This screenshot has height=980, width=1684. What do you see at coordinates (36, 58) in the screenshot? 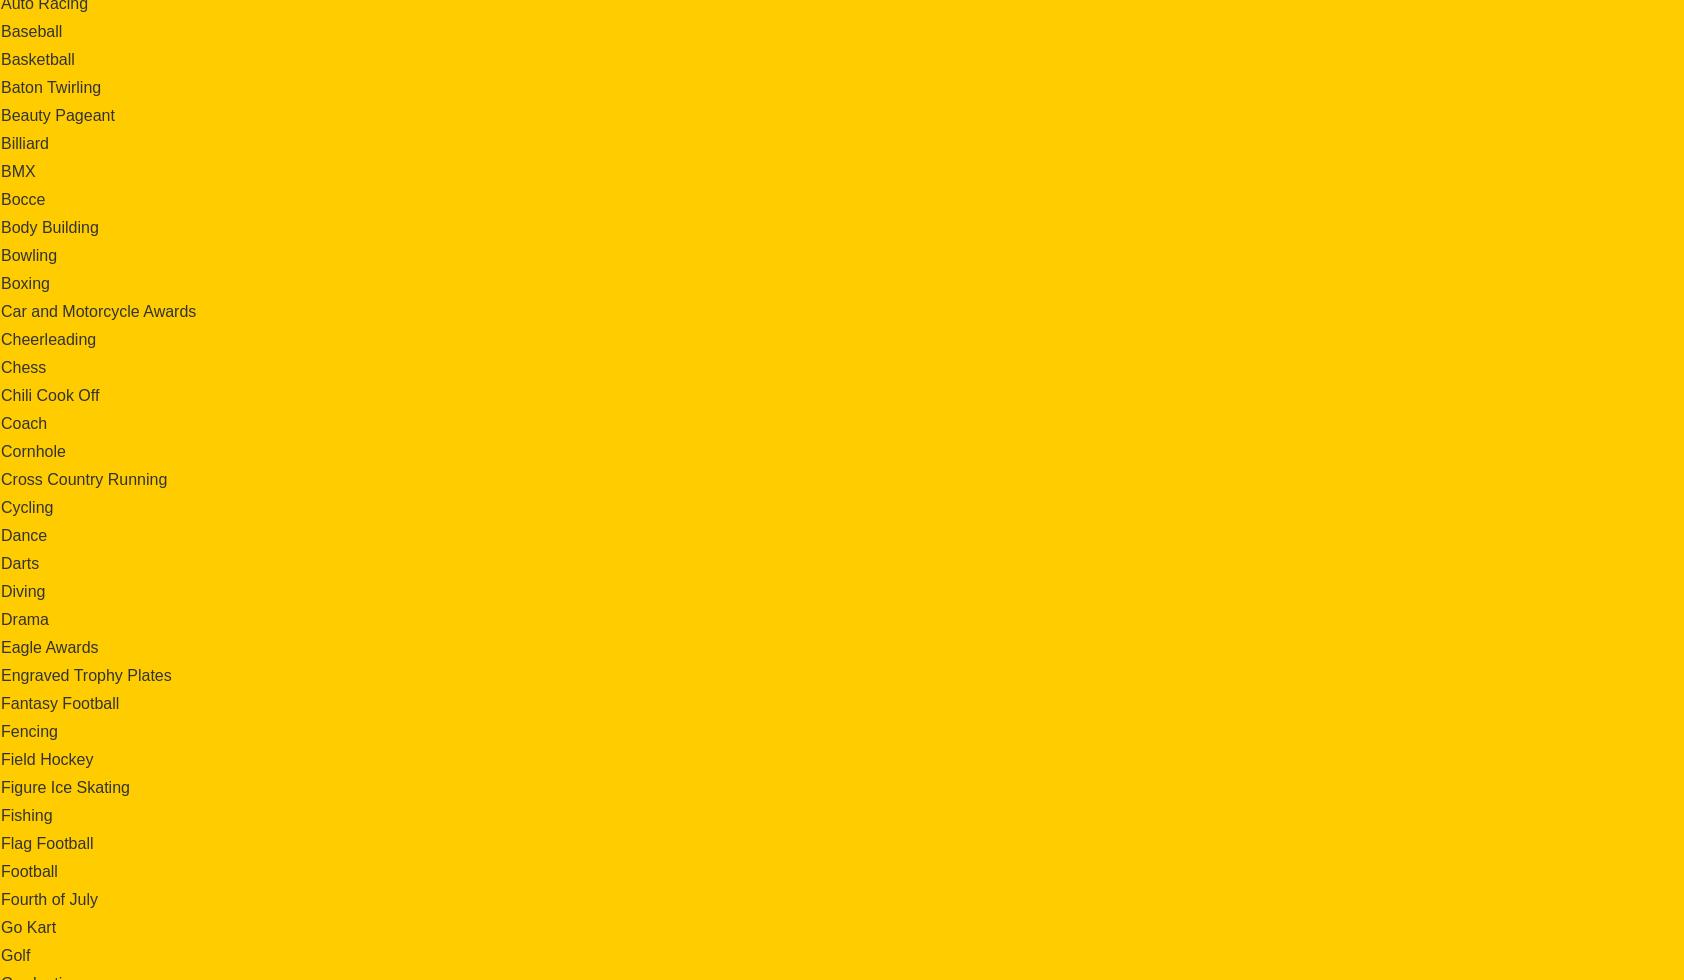
I see `'Basketball'` at bounding box center [36, 58].